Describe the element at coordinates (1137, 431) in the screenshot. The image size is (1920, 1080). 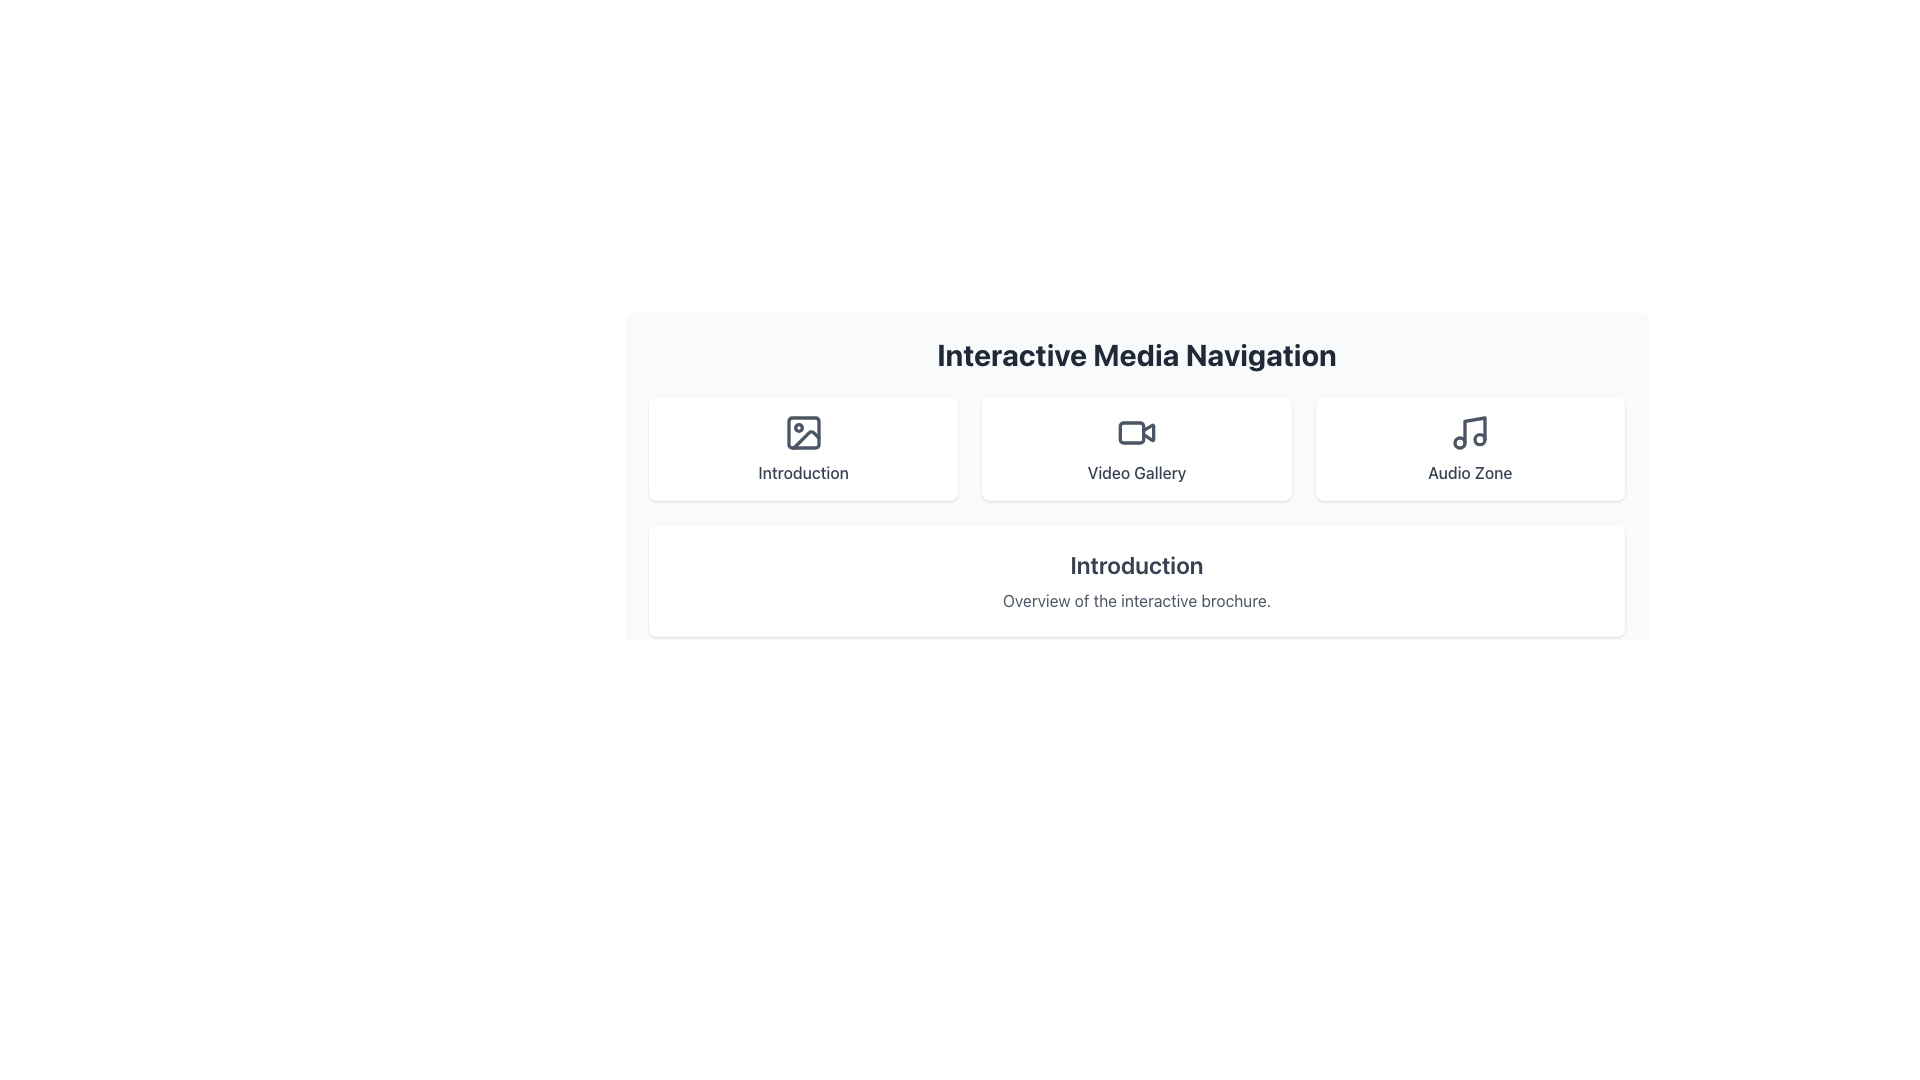
I see `the SVG video camera icon located above the 'Video Gallery' label in the interactive media navigation menu` at that location.